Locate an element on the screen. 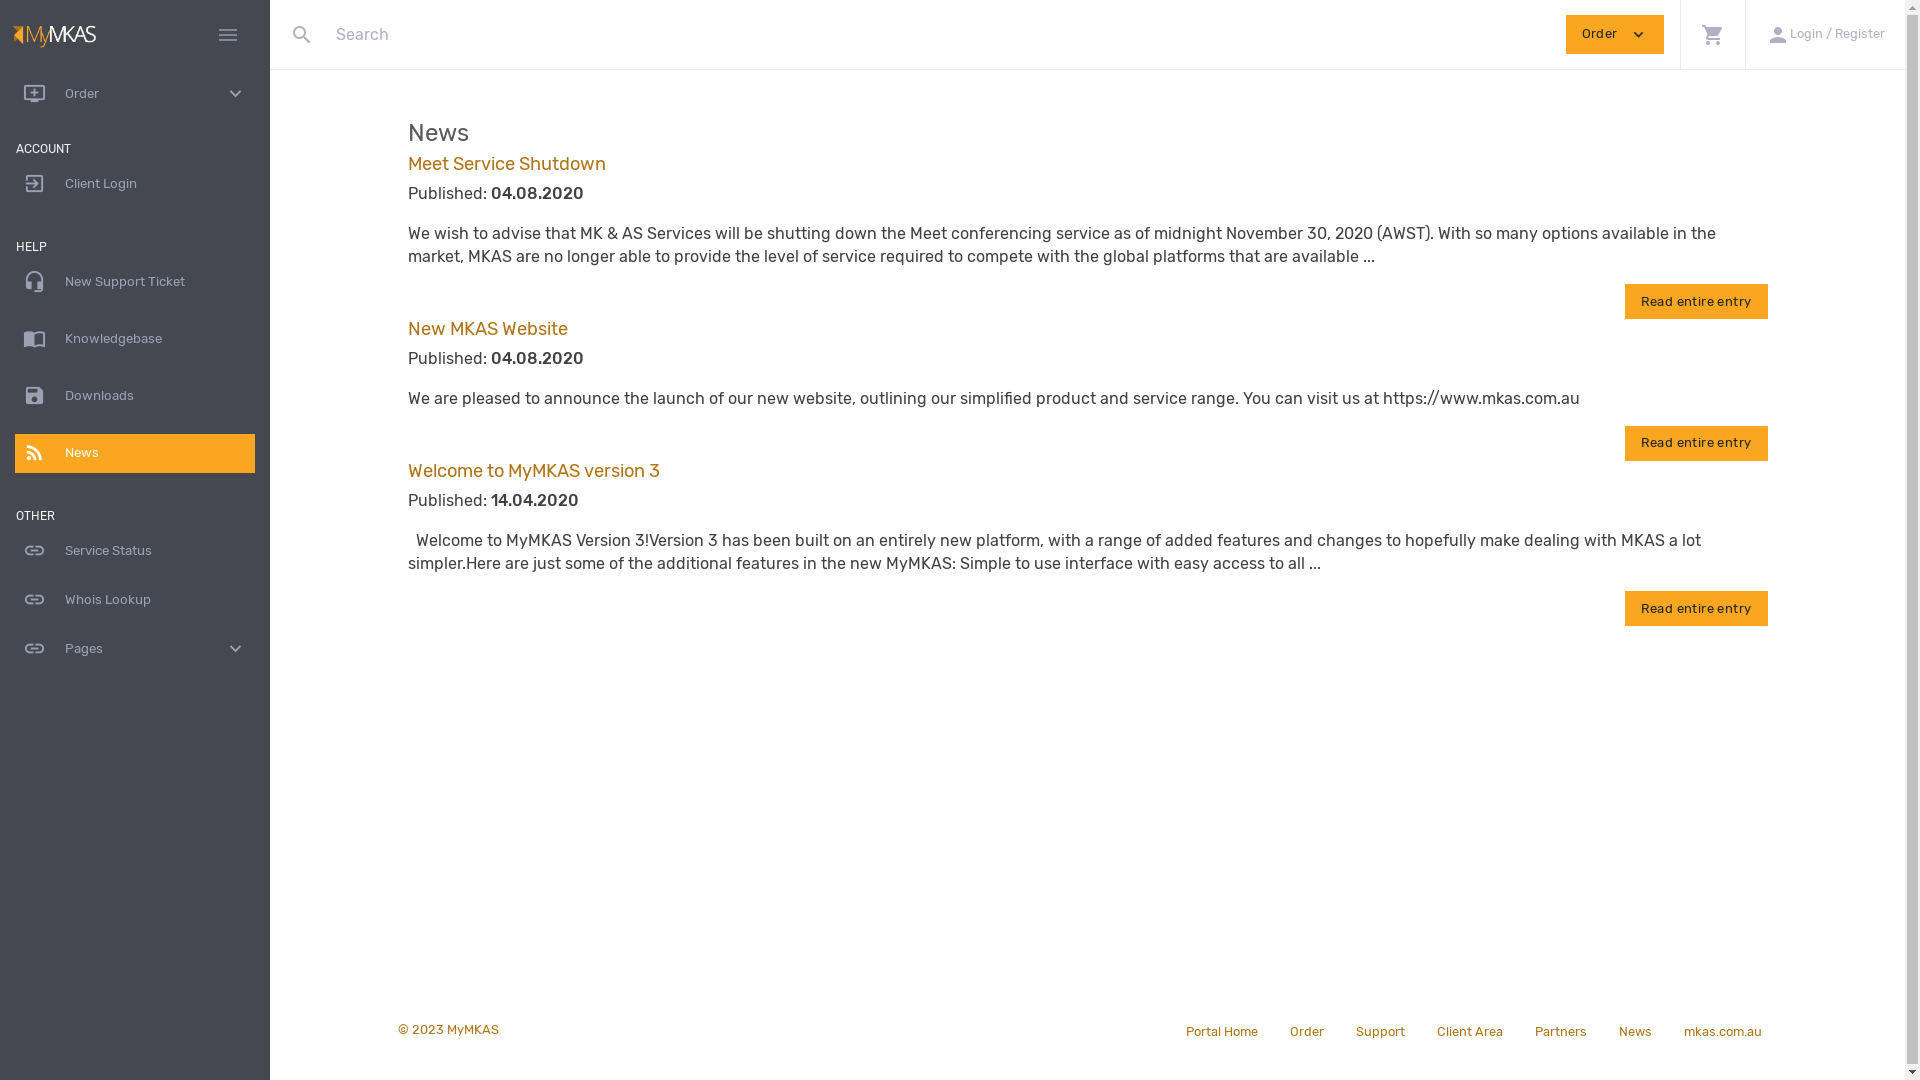 The width and height of the screenshot is (1920, 1080). 'headset_mic New Support Ticket' is located at coordinates (14, 282).